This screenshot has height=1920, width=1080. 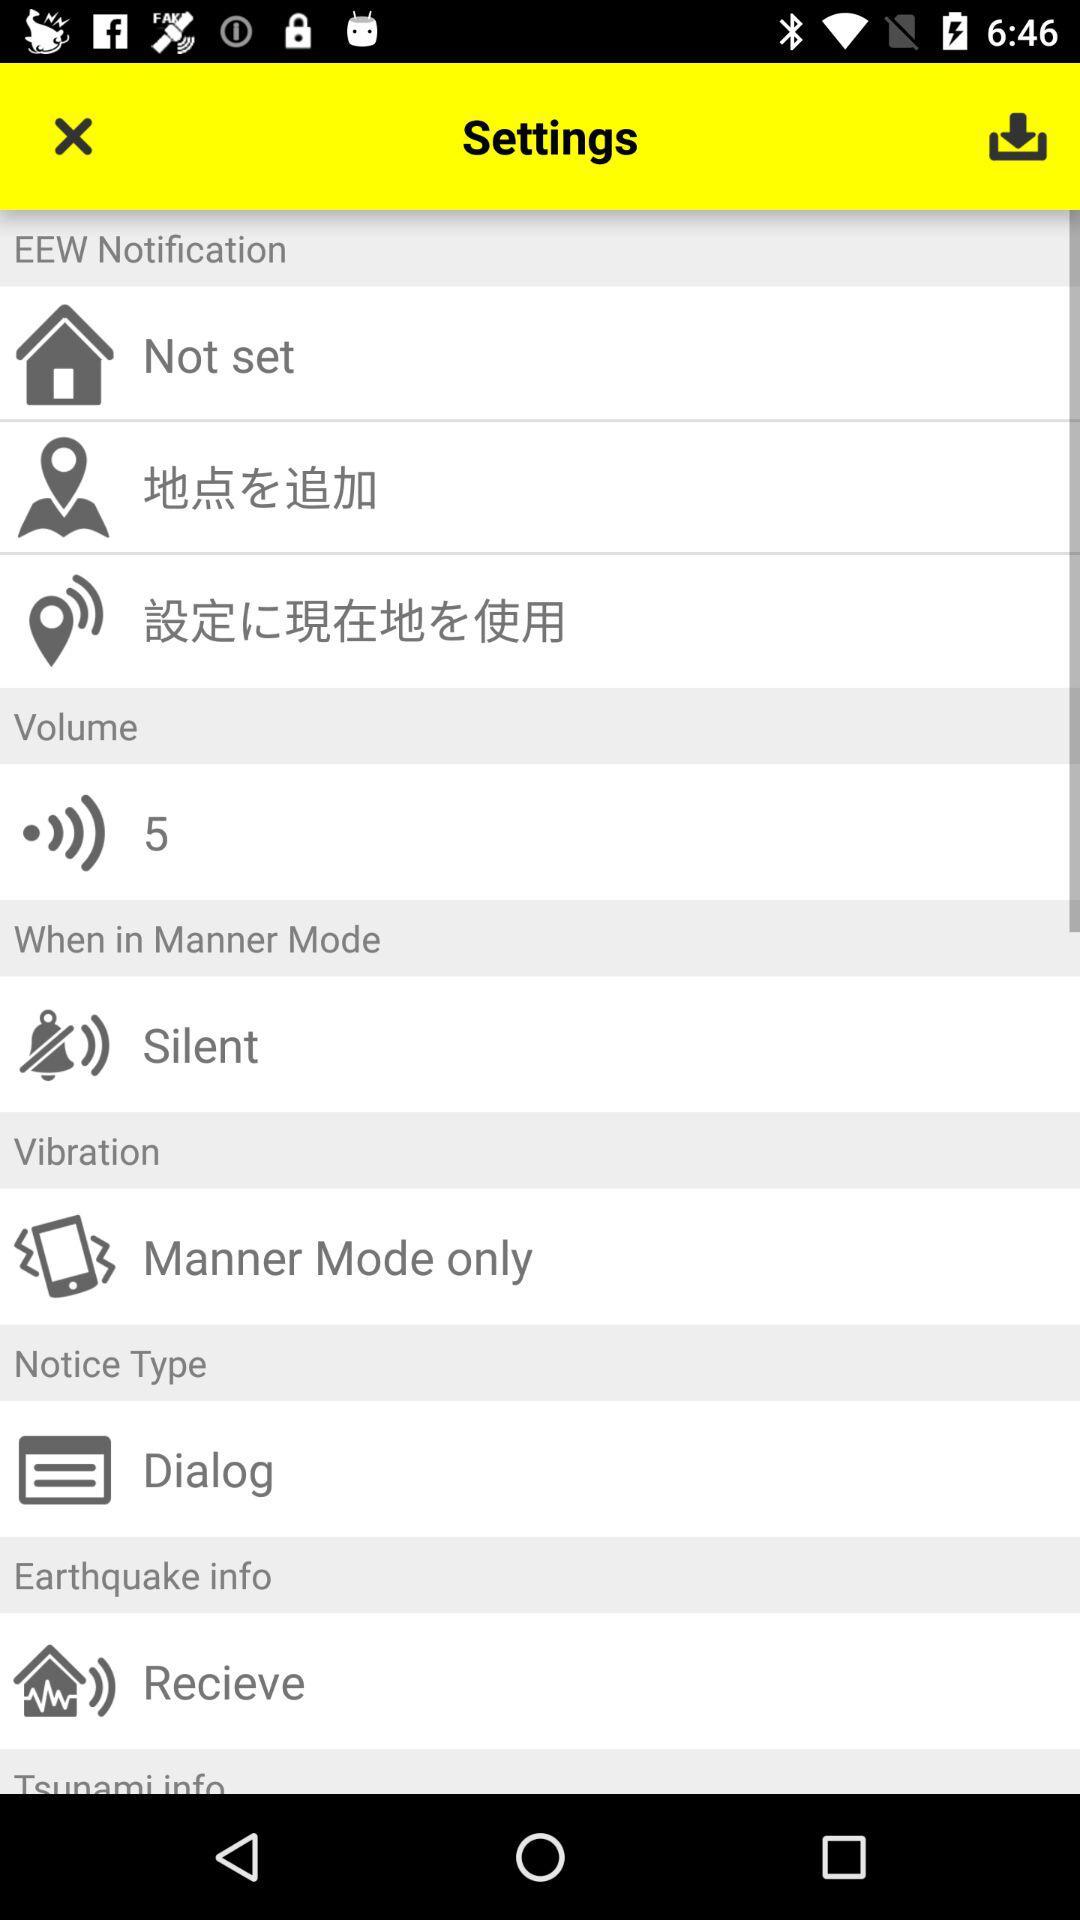 What do you see at coordinates (72, 135) in the screenshot?
I see `item above the eew notification` at bounding box center [72, 135].